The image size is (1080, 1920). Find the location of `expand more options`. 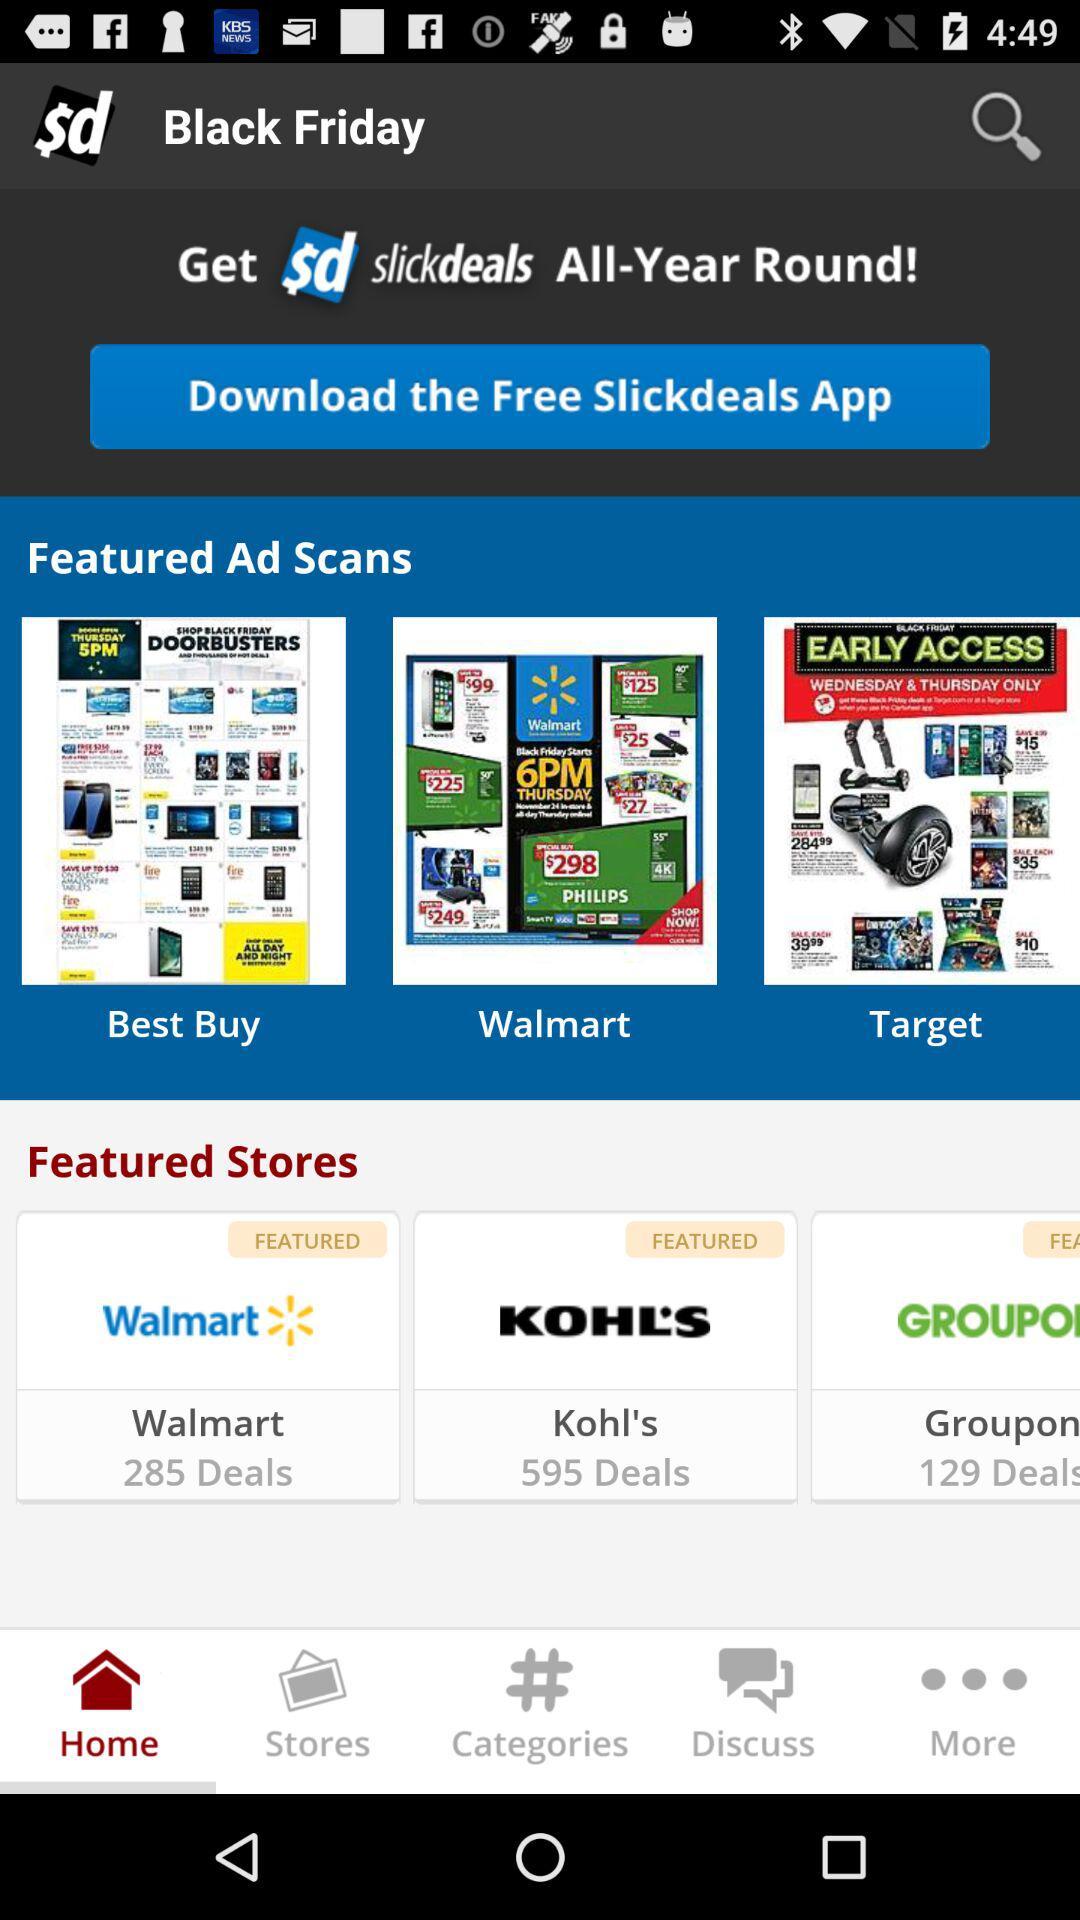

expand more options is located at coordinates (970, 1714).